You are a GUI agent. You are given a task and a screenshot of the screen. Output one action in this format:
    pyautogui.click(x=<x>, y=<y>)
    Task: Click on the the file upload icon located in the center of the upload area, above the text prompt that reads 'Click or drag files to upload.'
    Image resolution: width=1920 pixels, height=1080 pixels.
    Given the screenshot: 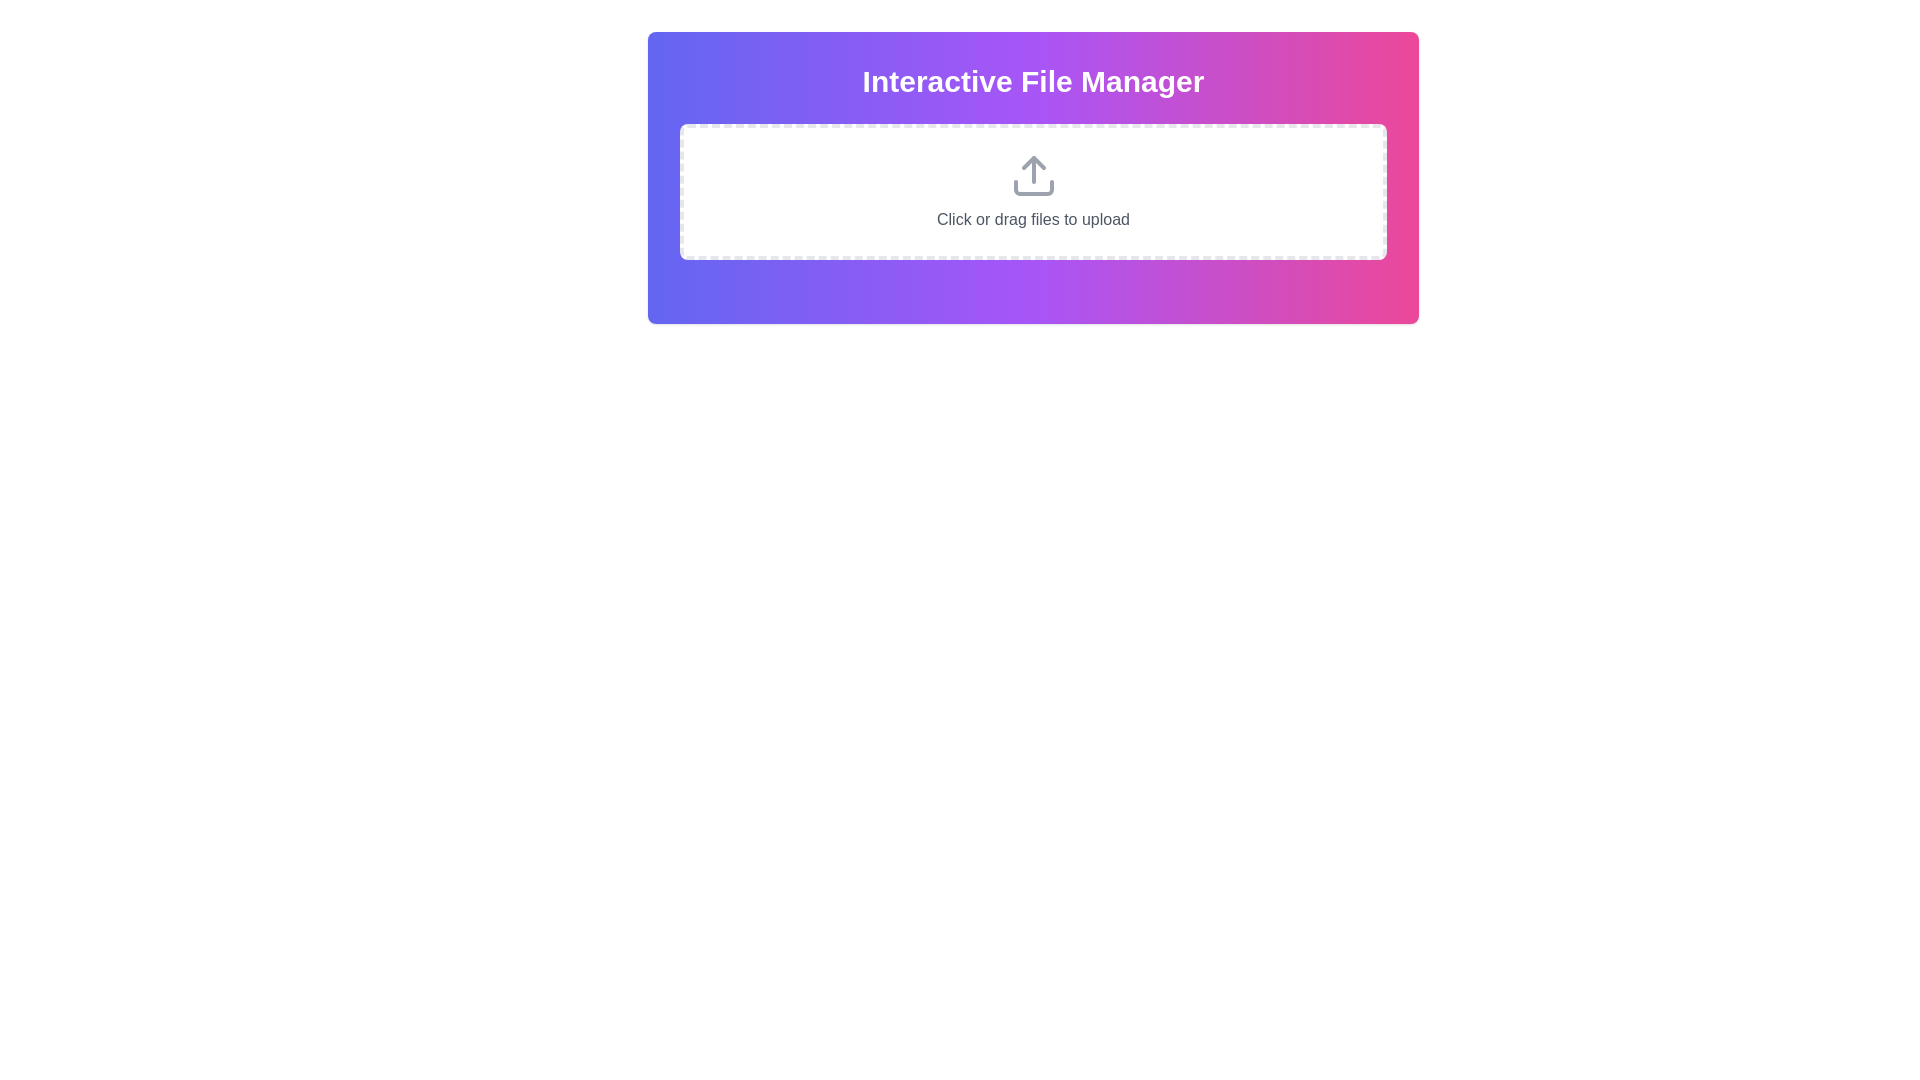 What is the action you would take?
    pyautogui.click(x=1033, y=175)
    